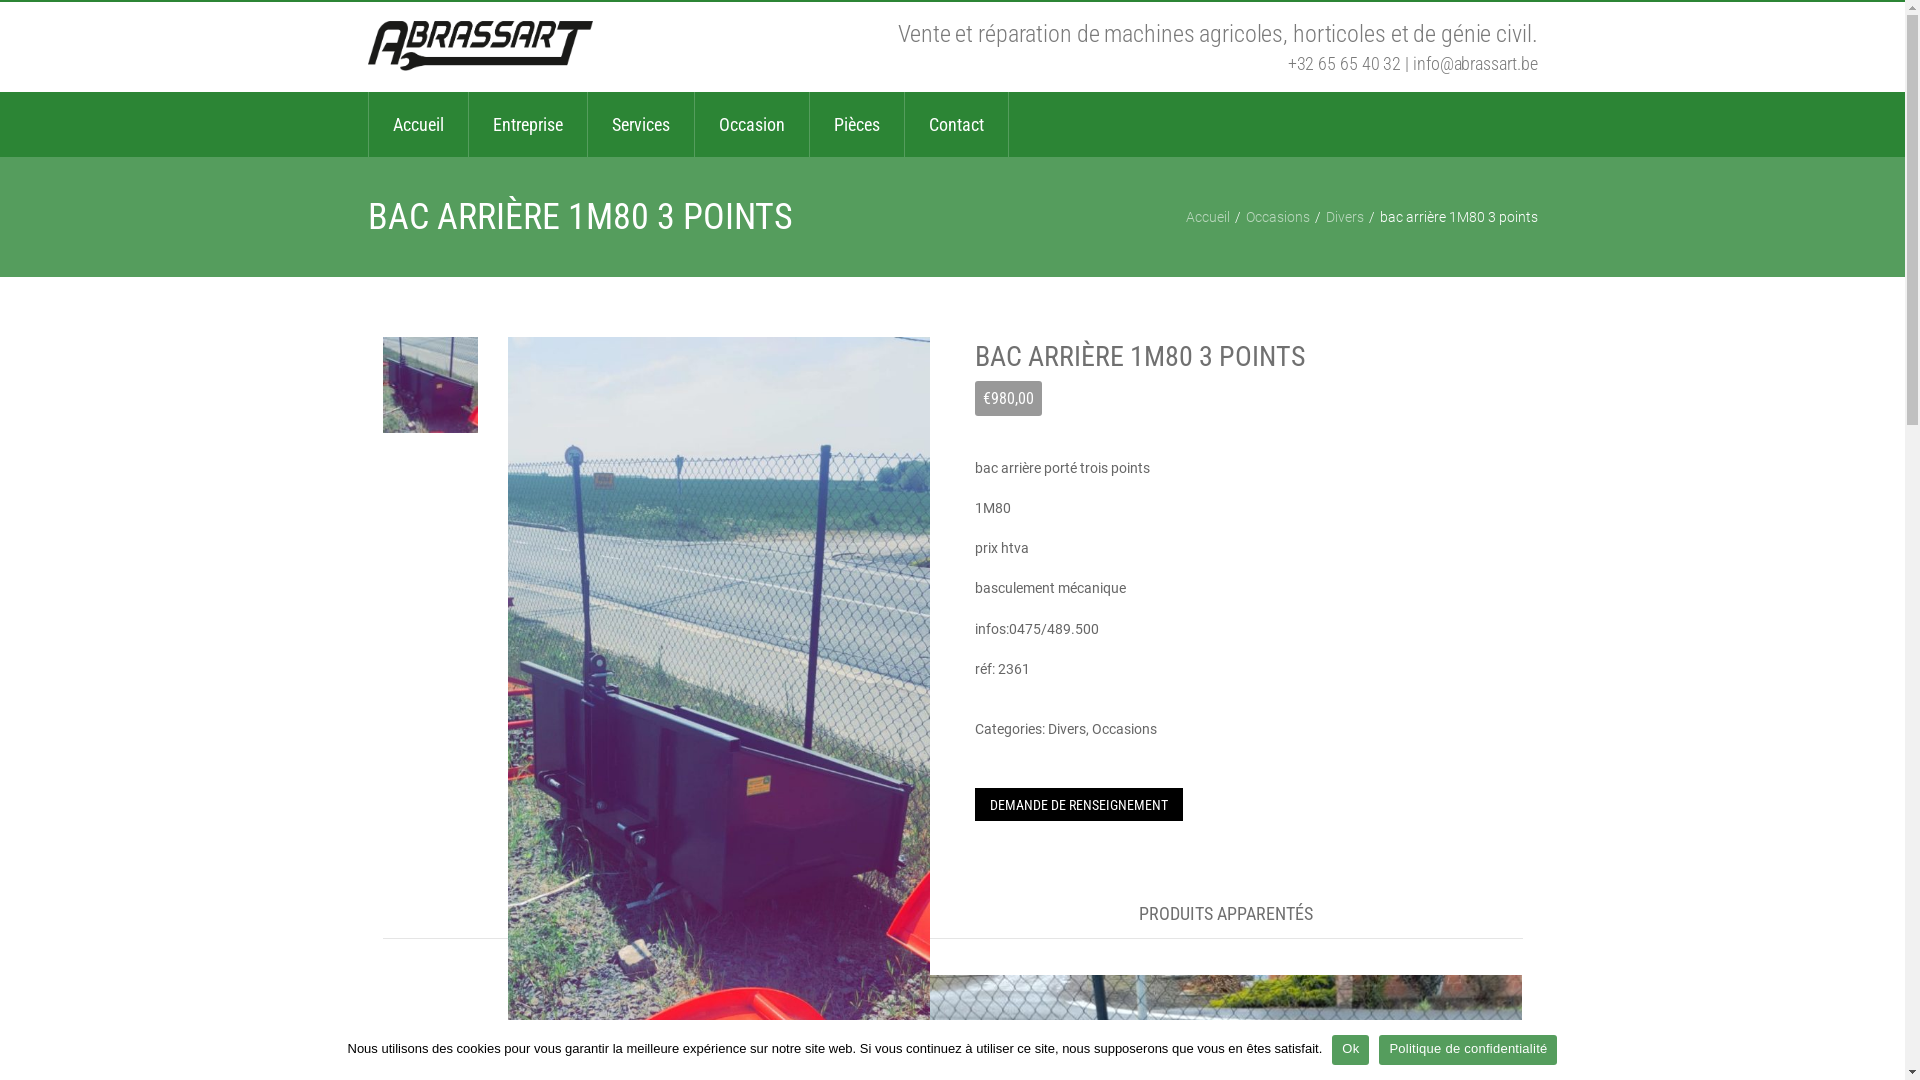 The image size is (1920, 1080). I want to click on 'Occasions', so click(1276, 216).